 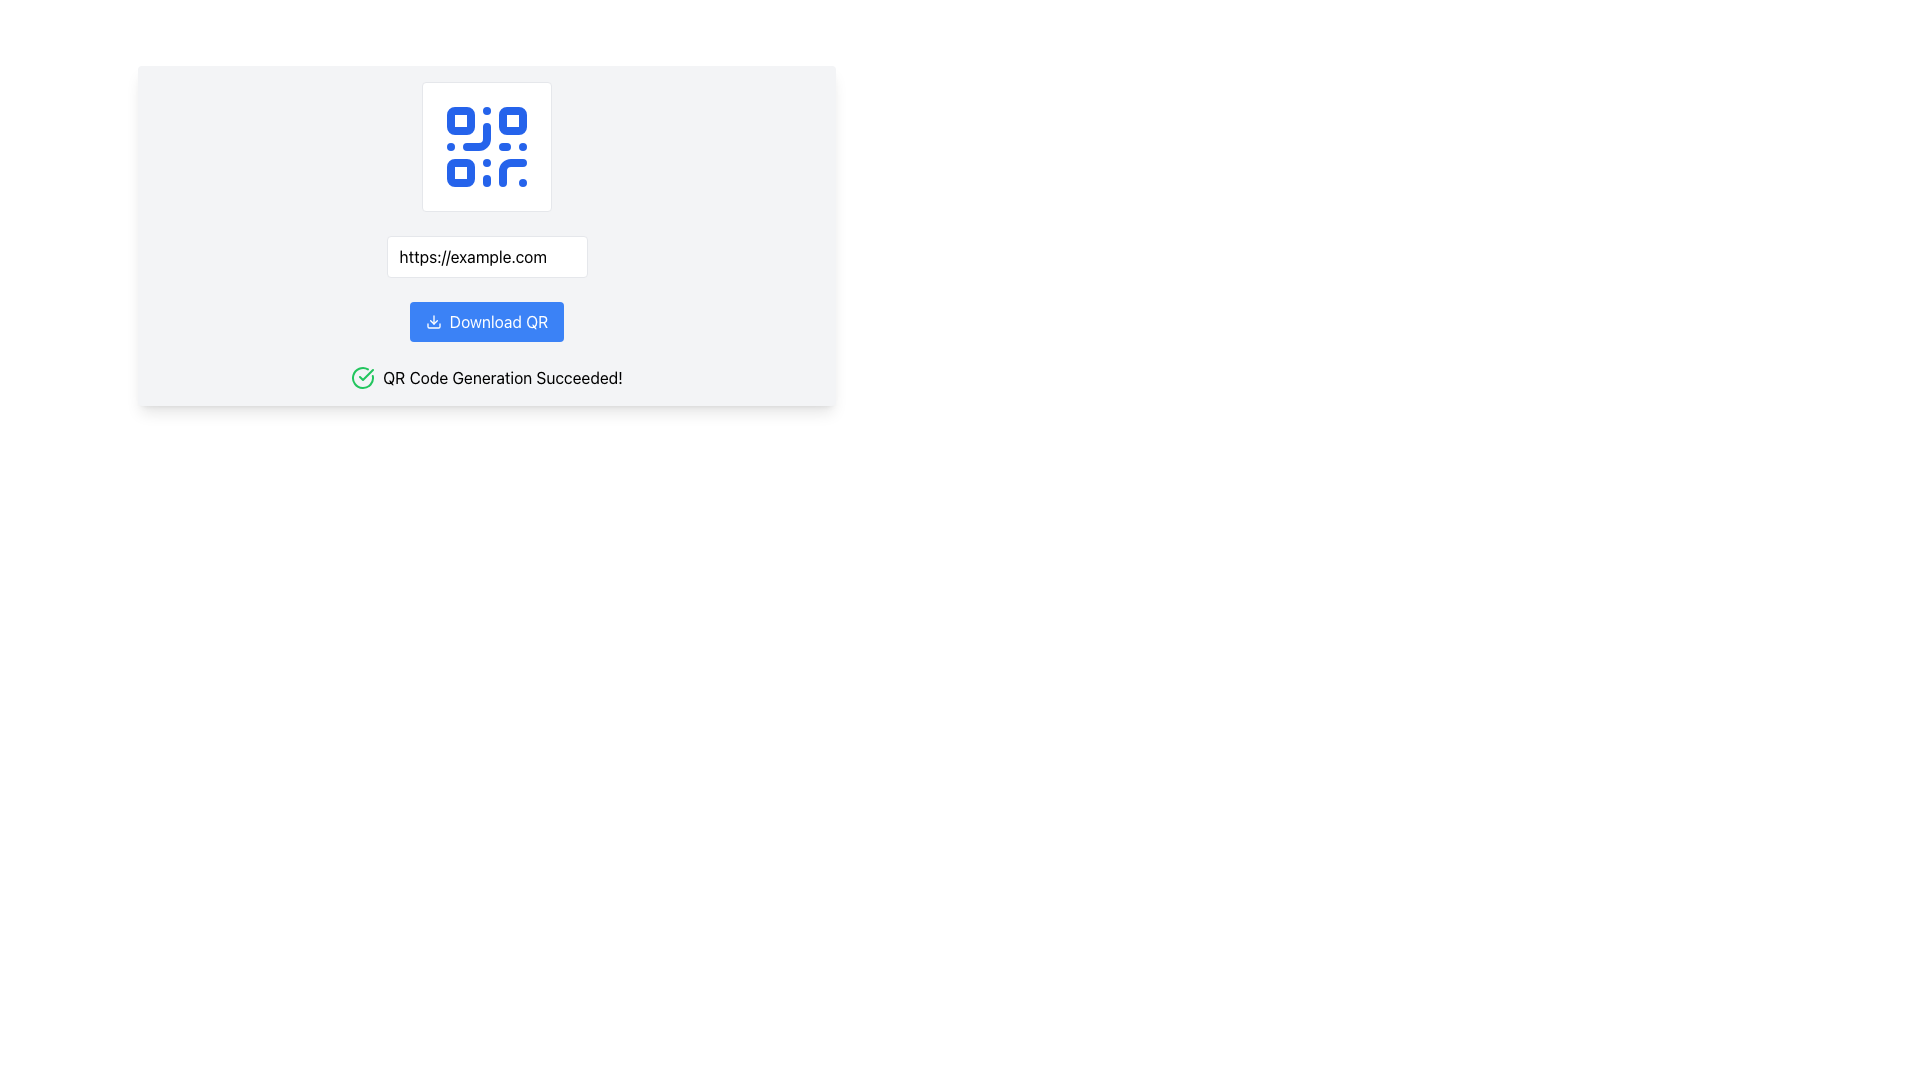 What do you see at coordinates (486, 320) in the screenshot?
I see `the download button for the generated QR code, which is located below the text input field displaying 'https://example.com' and above the text 'QR Code Generation Succeeded!'` at bounding box center [486, 320].